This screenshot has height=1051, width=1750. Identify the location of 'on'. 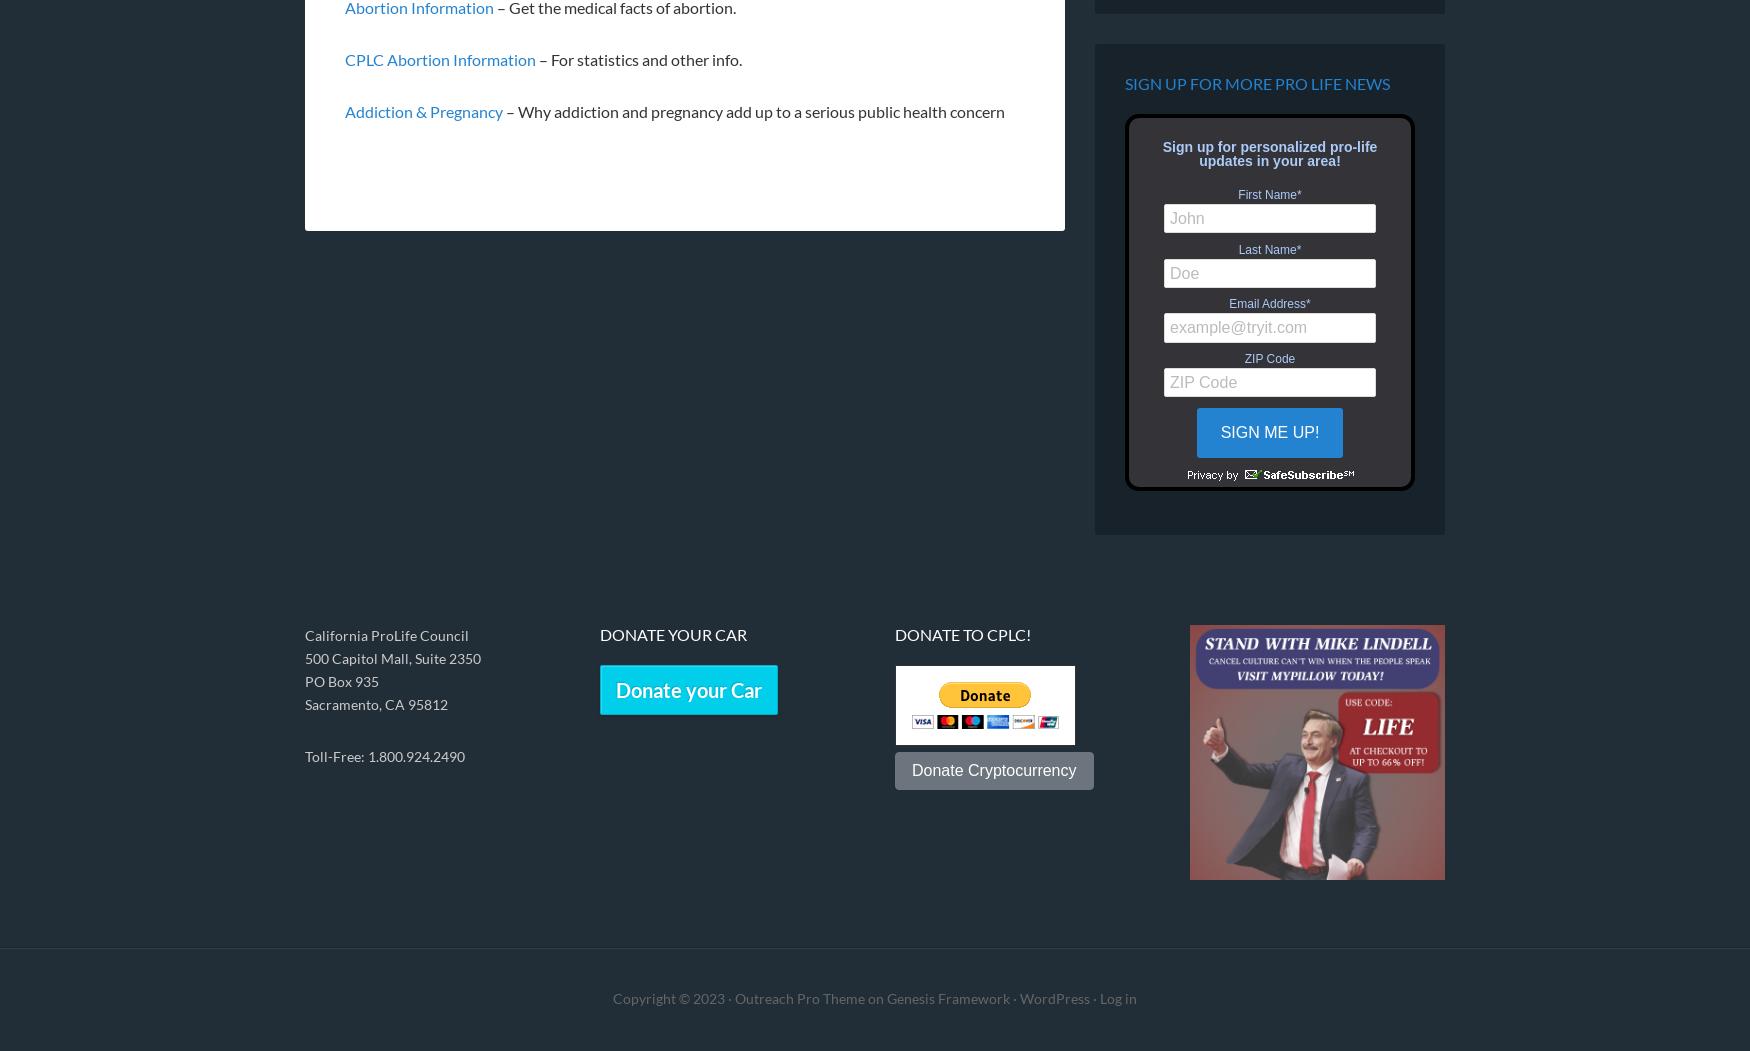
(865, 998).